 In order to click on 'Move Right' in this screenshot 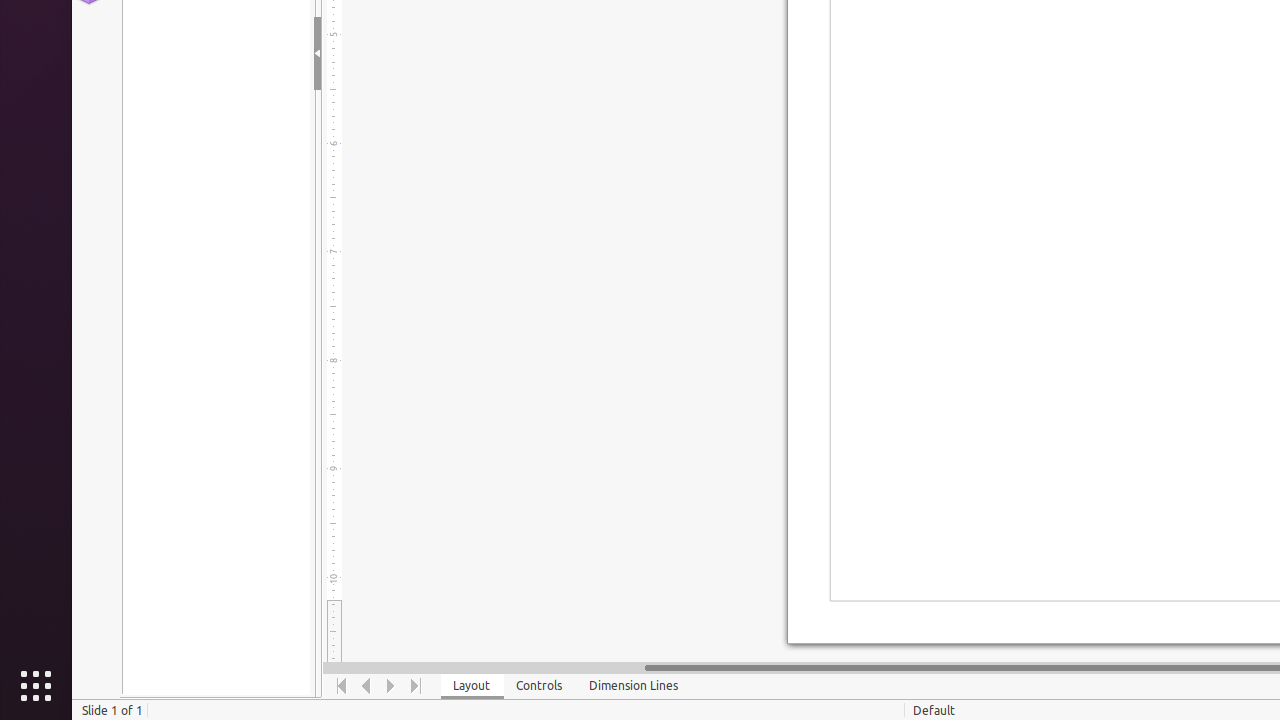, I will do `click(391, 685)`.